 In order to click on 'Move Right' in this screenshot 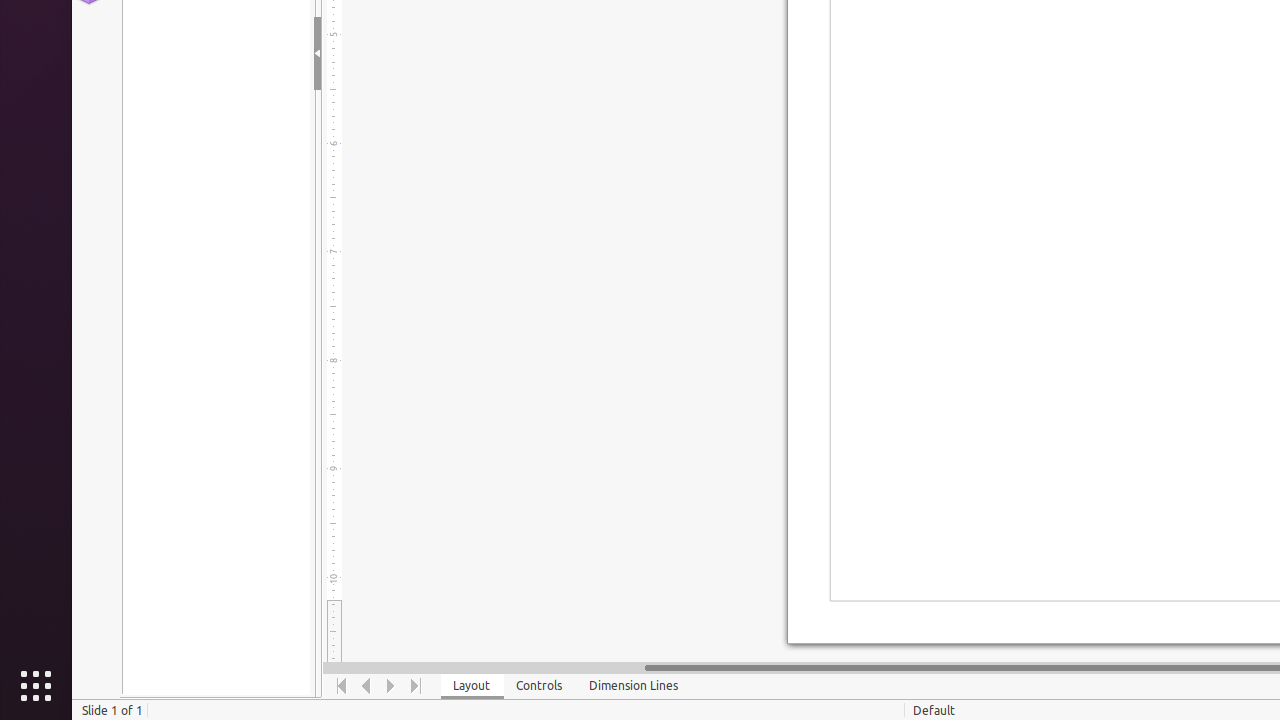, I will do `click(391, 685)`.